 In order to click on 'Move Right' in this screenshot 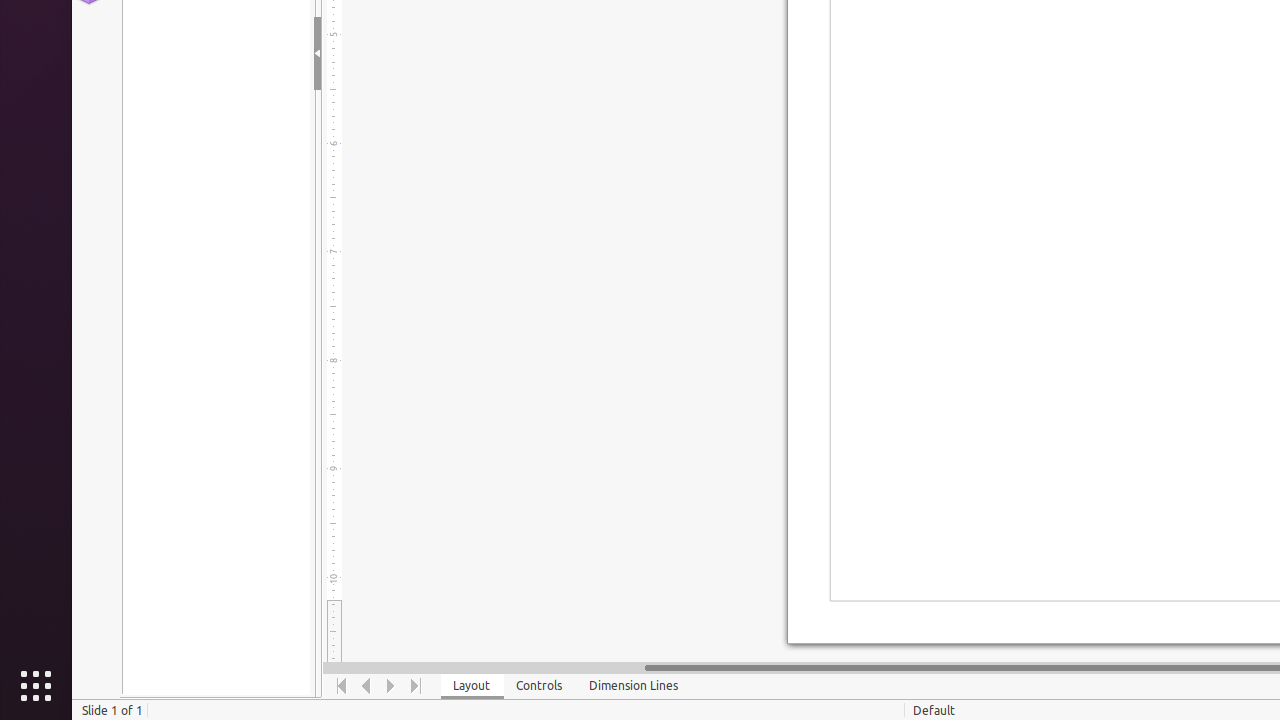, I will do `click(391, 685)`.